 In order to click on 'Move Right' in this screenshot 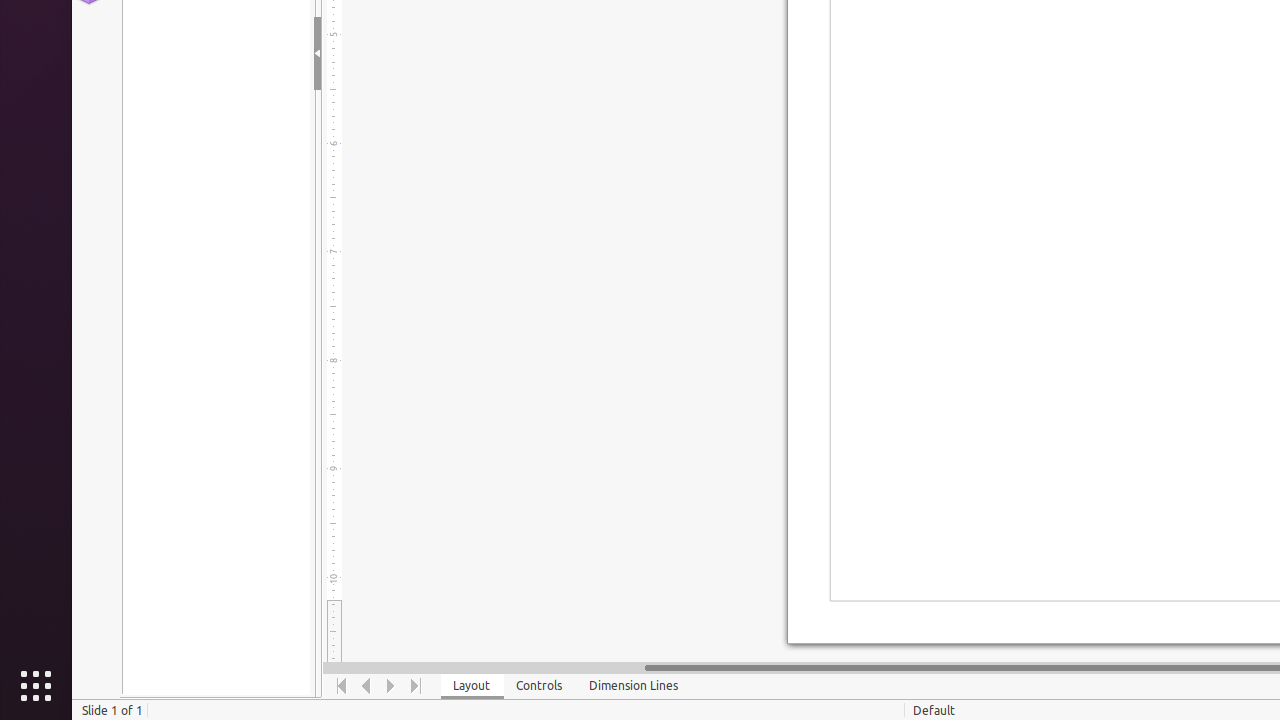, I will do `click(391, 685)`.